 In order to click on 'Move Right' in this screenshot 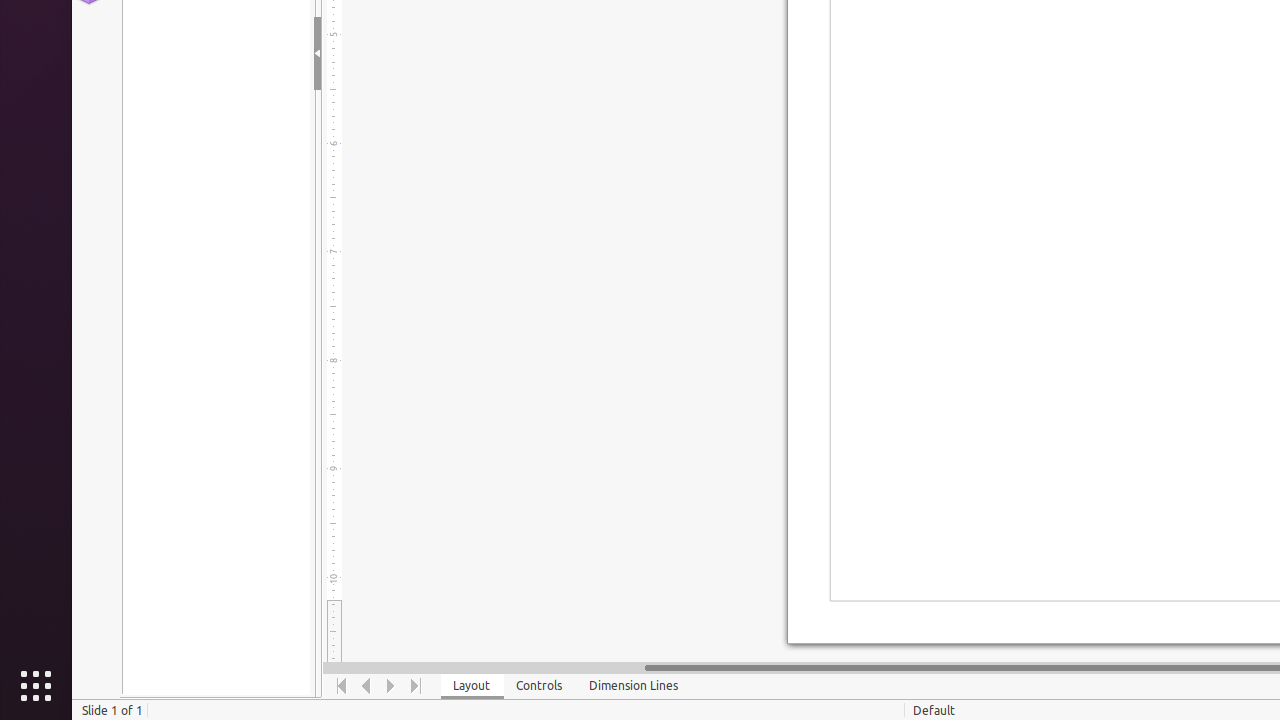, I will do `click(391, 685)`.